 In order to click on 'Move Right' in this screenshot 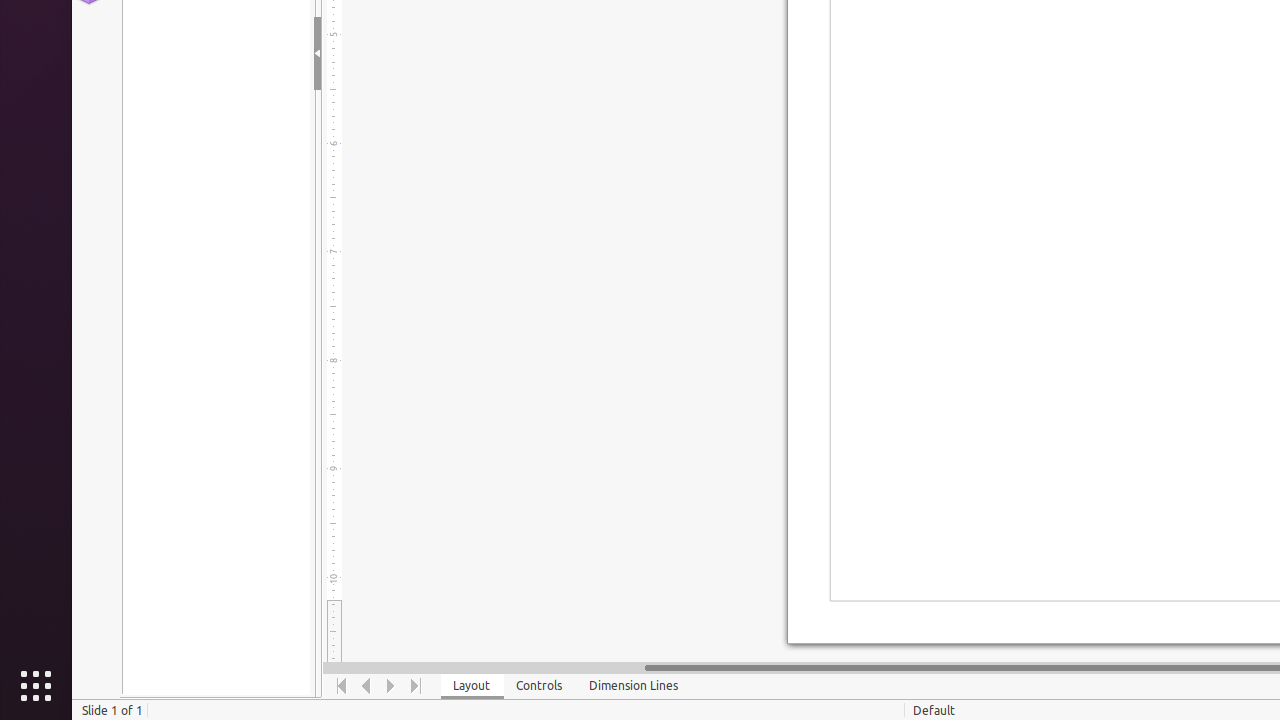, I will do `click(391, 685)`.